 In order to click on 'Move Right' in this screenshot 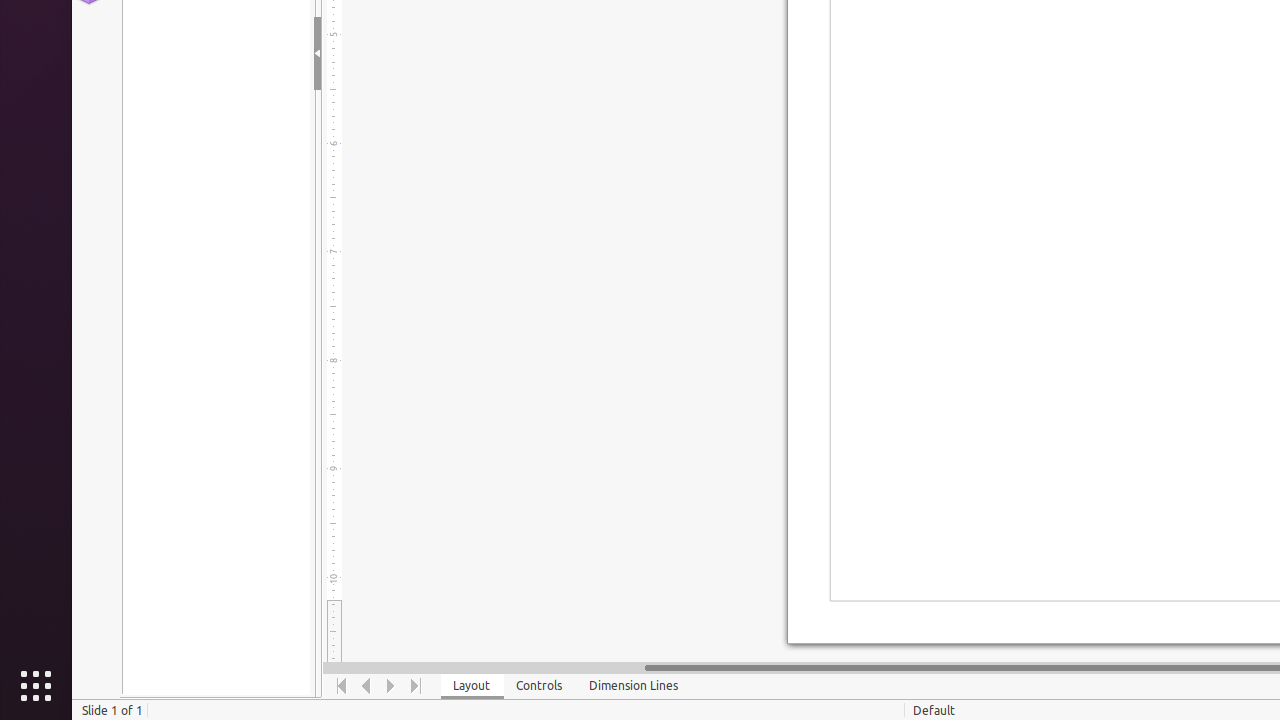, I will do `click(391, 685)`.